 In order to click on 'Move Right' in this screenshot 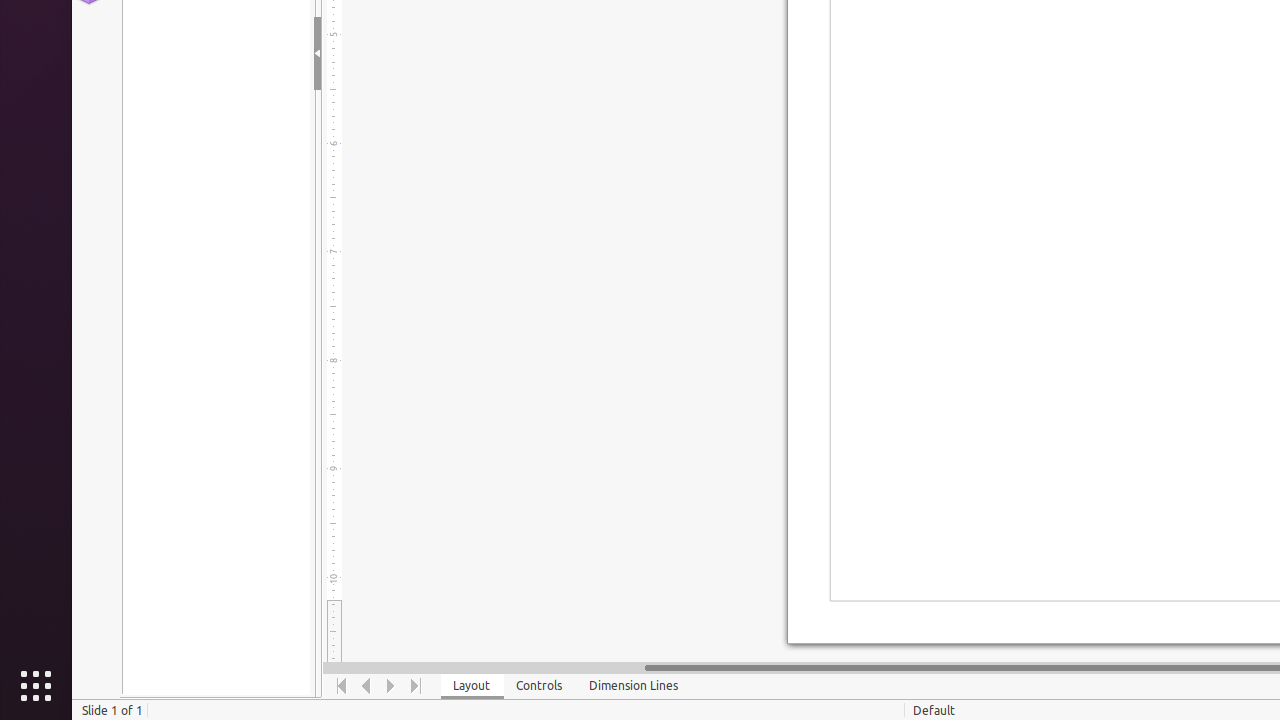, I will do `click(391, 685)`.